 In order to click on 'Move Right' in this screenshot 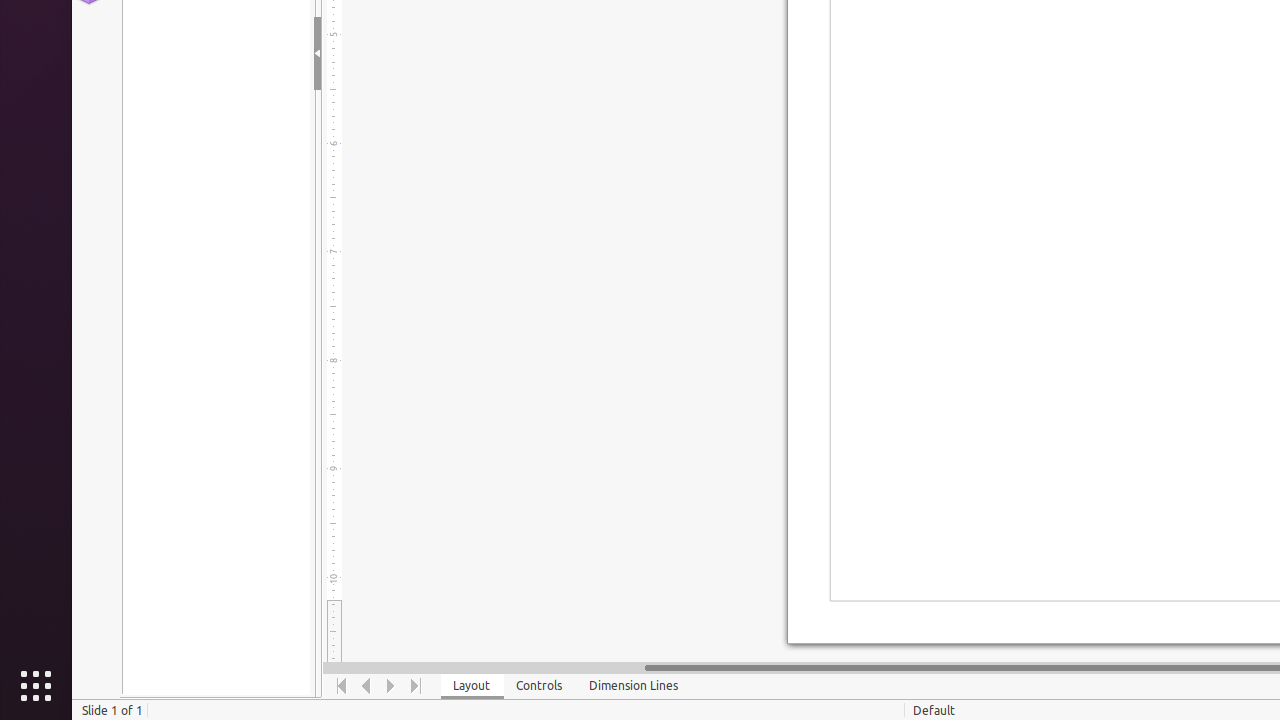, I will do `click(391, 685)`.